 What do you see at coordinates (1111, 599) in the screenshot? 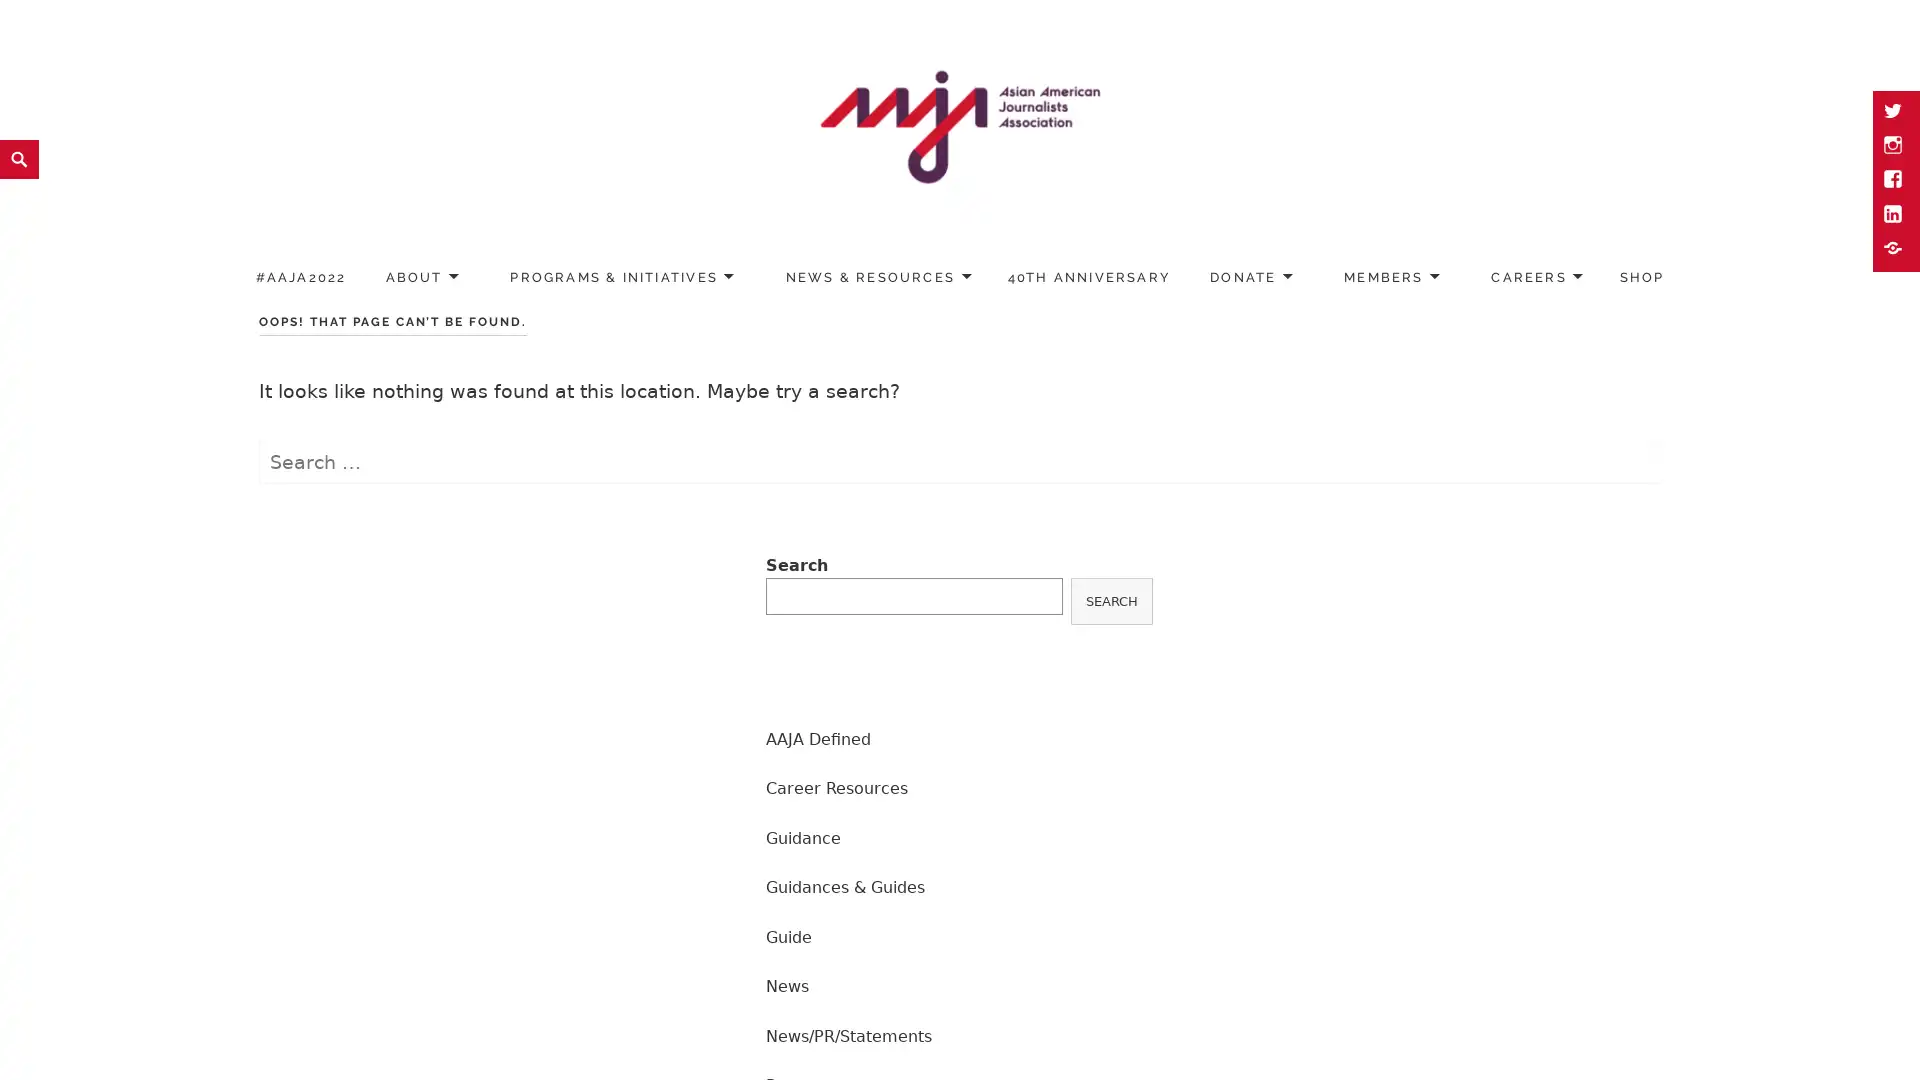
I see `SEARCH` at bounding box center [1111, 599].